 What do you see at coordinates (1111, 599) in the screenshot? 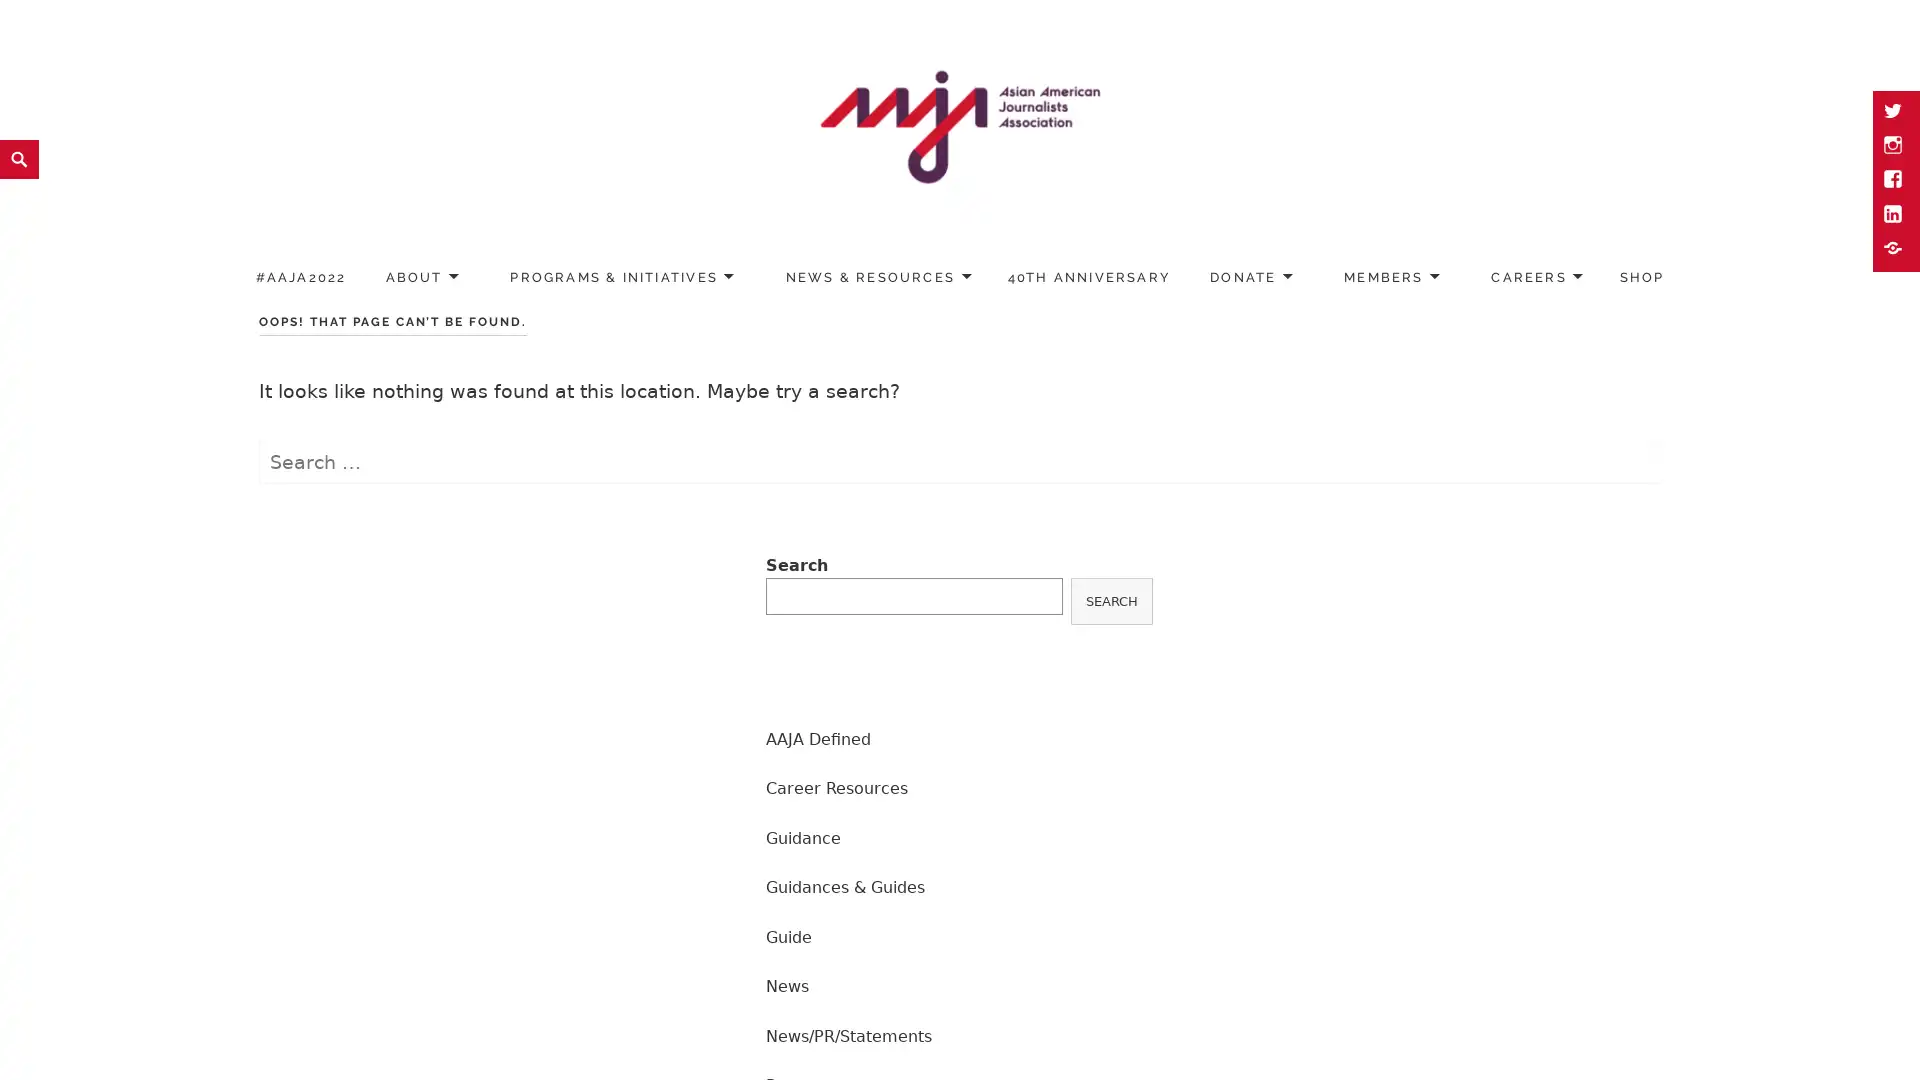
I see `SEARCH` at bounding box center [1111, 599].